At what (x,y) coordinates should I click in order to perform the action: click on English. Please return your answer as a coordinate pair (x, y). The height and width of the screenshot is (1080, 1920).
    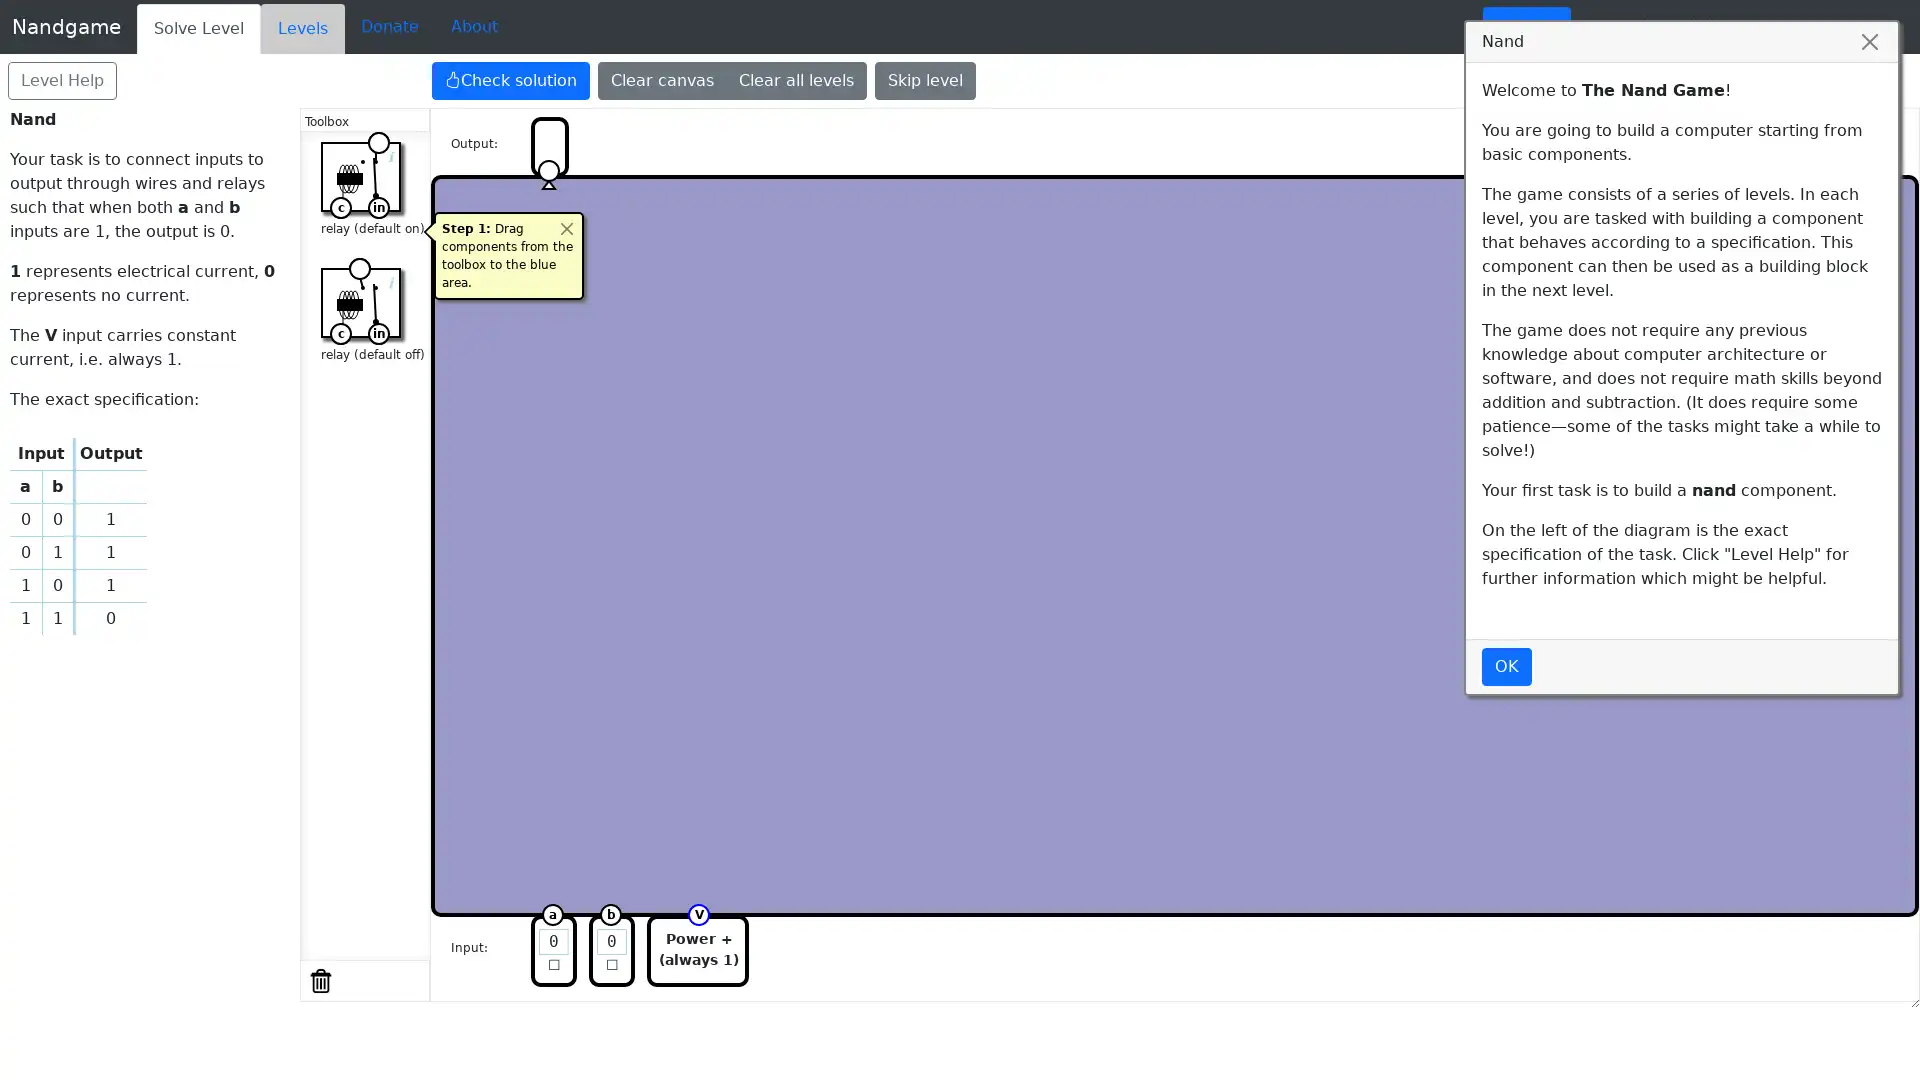
    Looking at the image, I should click on (1525, 27).